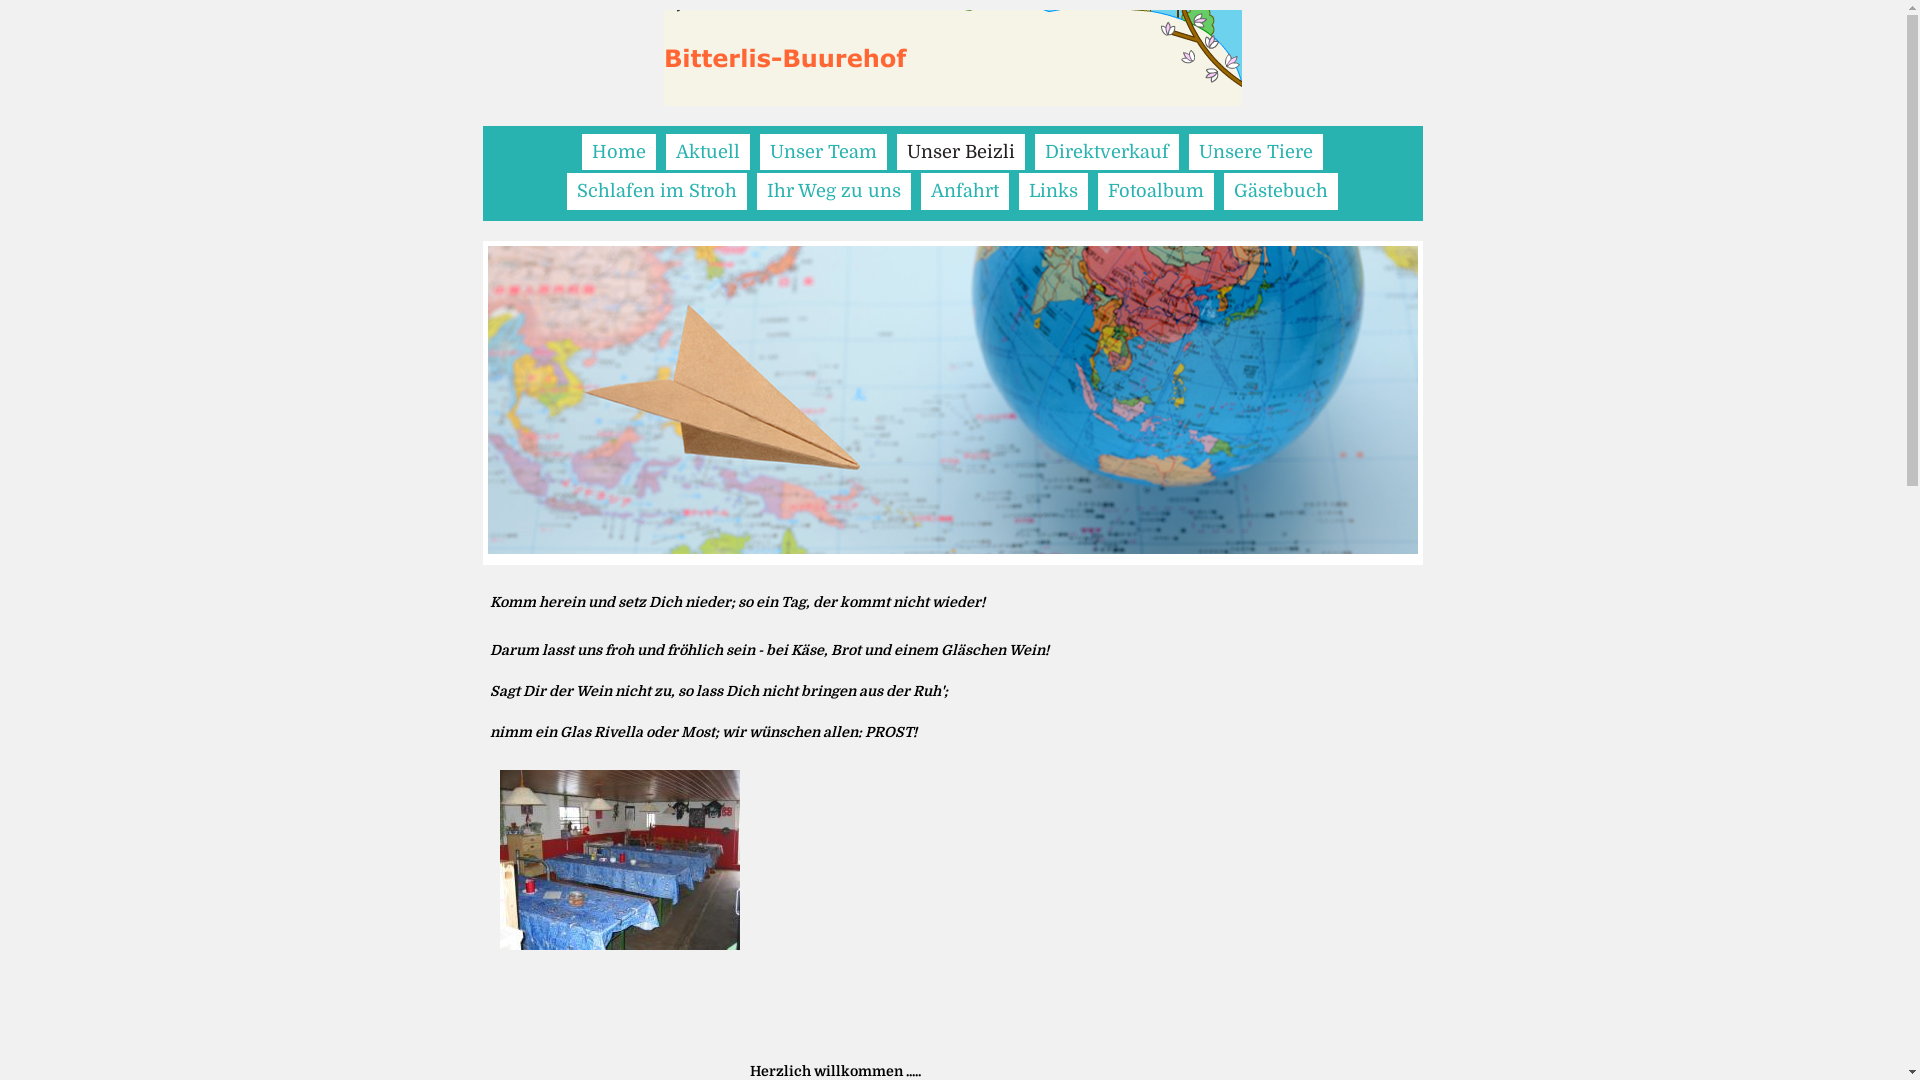 The image size is (1920, 1080). Describe the element at coordinates (896, 150) in the screenshot. I see `'Unser Beizli'` at that location.